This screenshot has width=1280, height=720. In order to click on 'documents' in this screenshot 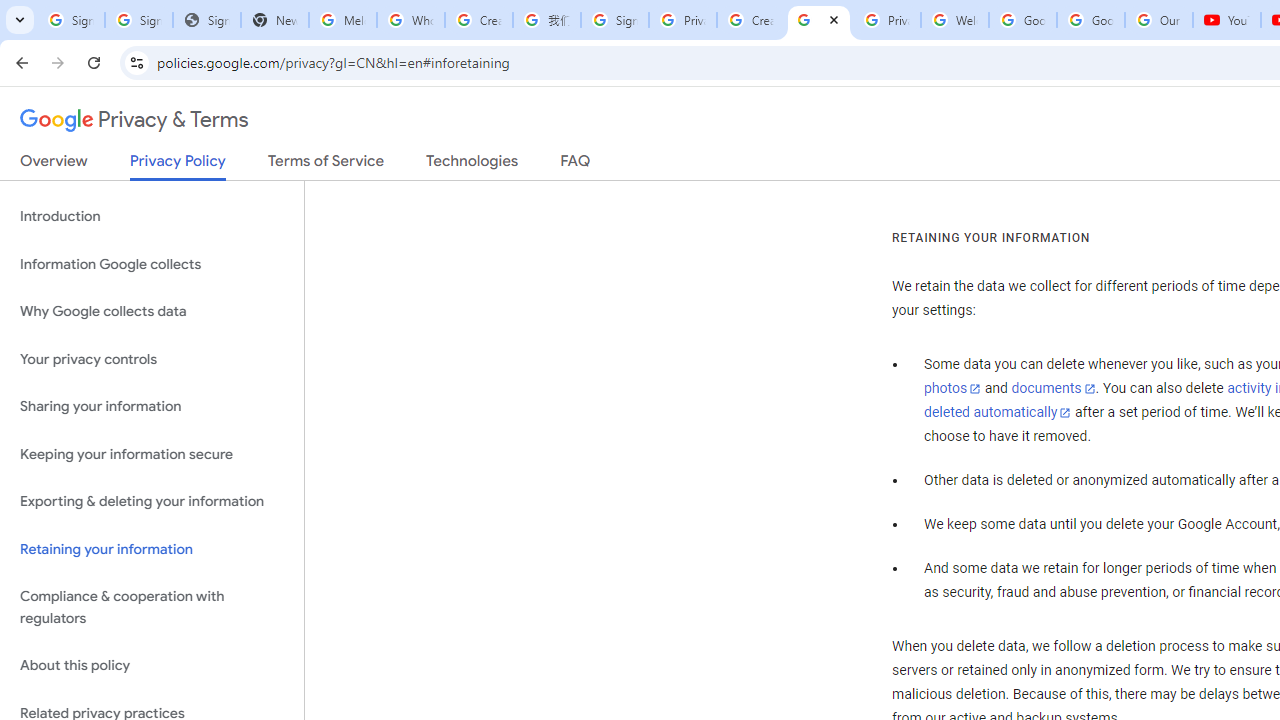, I will do `click(1052, 389)`.